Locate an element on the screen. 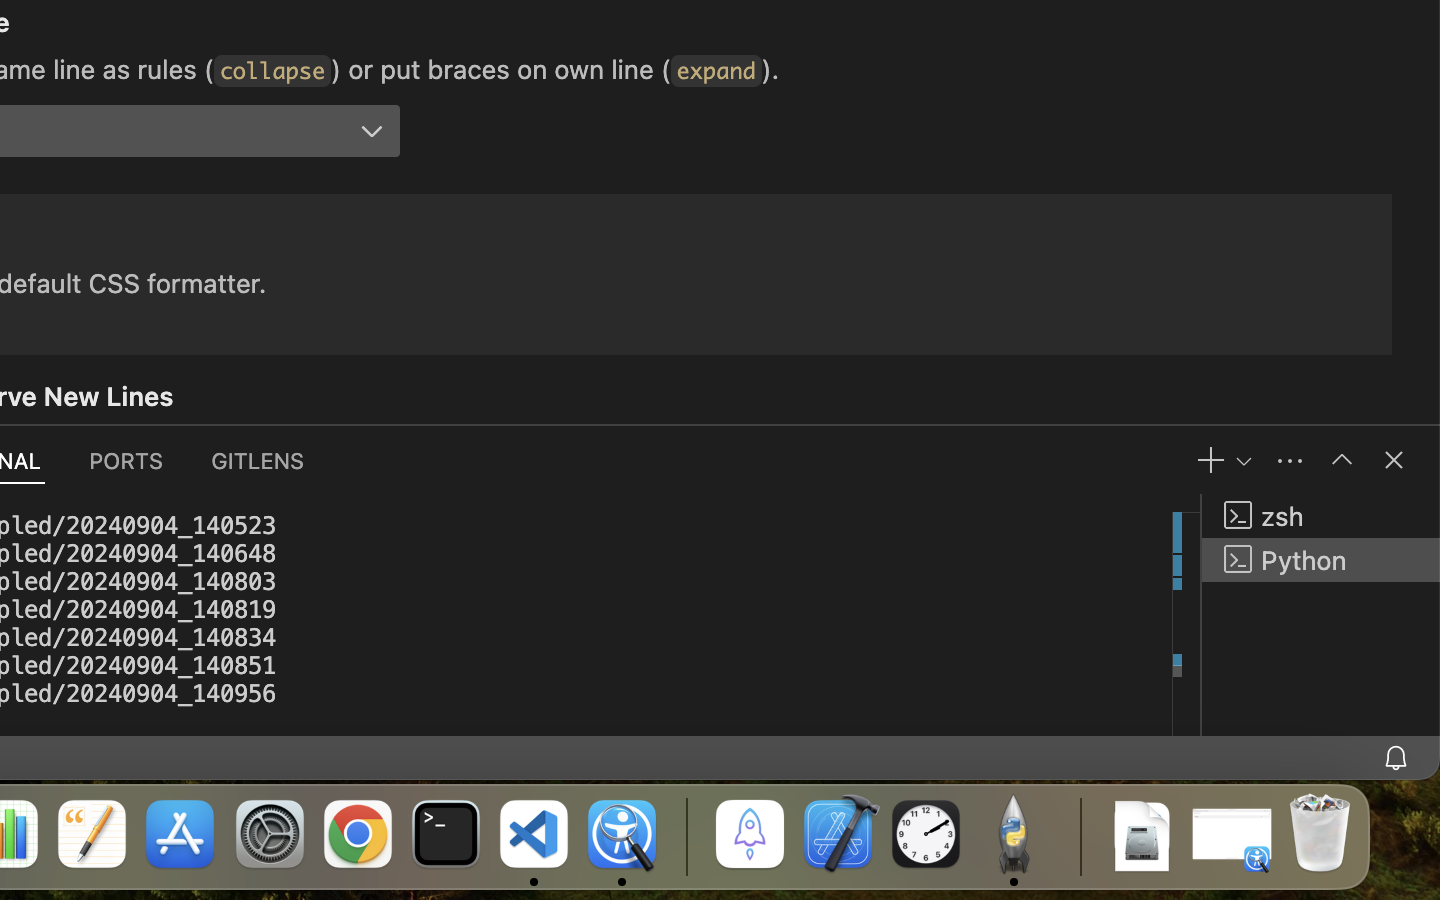 The width and height of the screenshot is (1440, 900). '' is located at coordinates (1340, 458).